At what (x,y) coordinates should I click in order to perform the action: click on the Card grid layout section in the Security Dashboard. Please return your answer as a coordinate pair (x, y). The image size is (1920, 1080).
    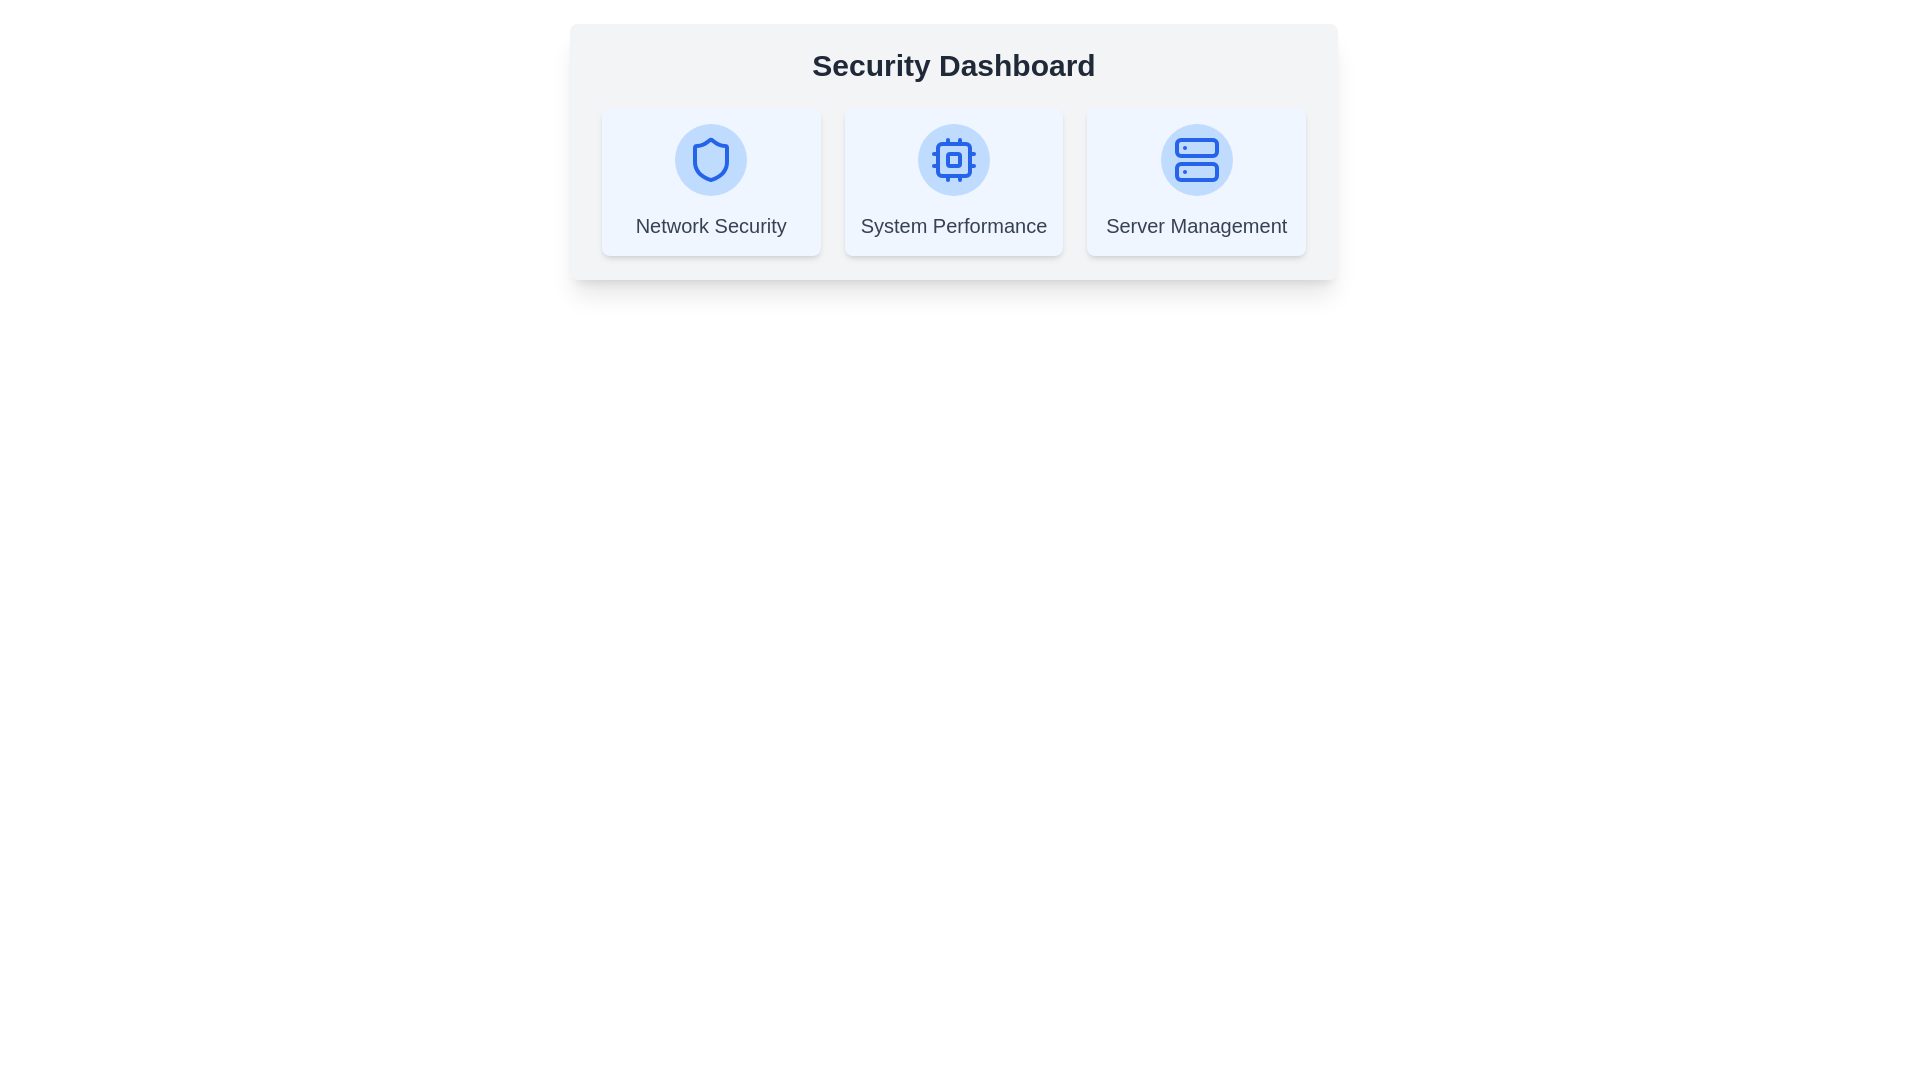
    Looking at the image, I should click on (953, 181).